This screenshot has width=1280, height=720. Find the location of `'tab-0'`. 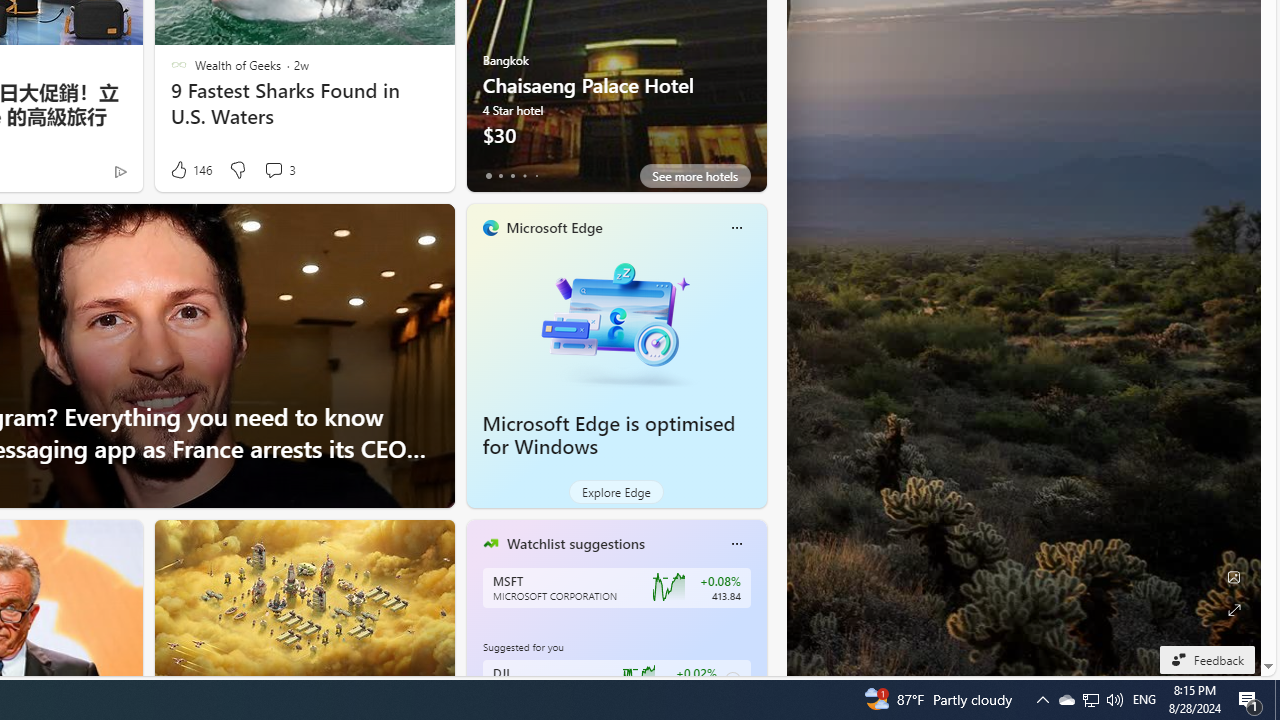

'tab-0' is located at coordinates (488, 175).